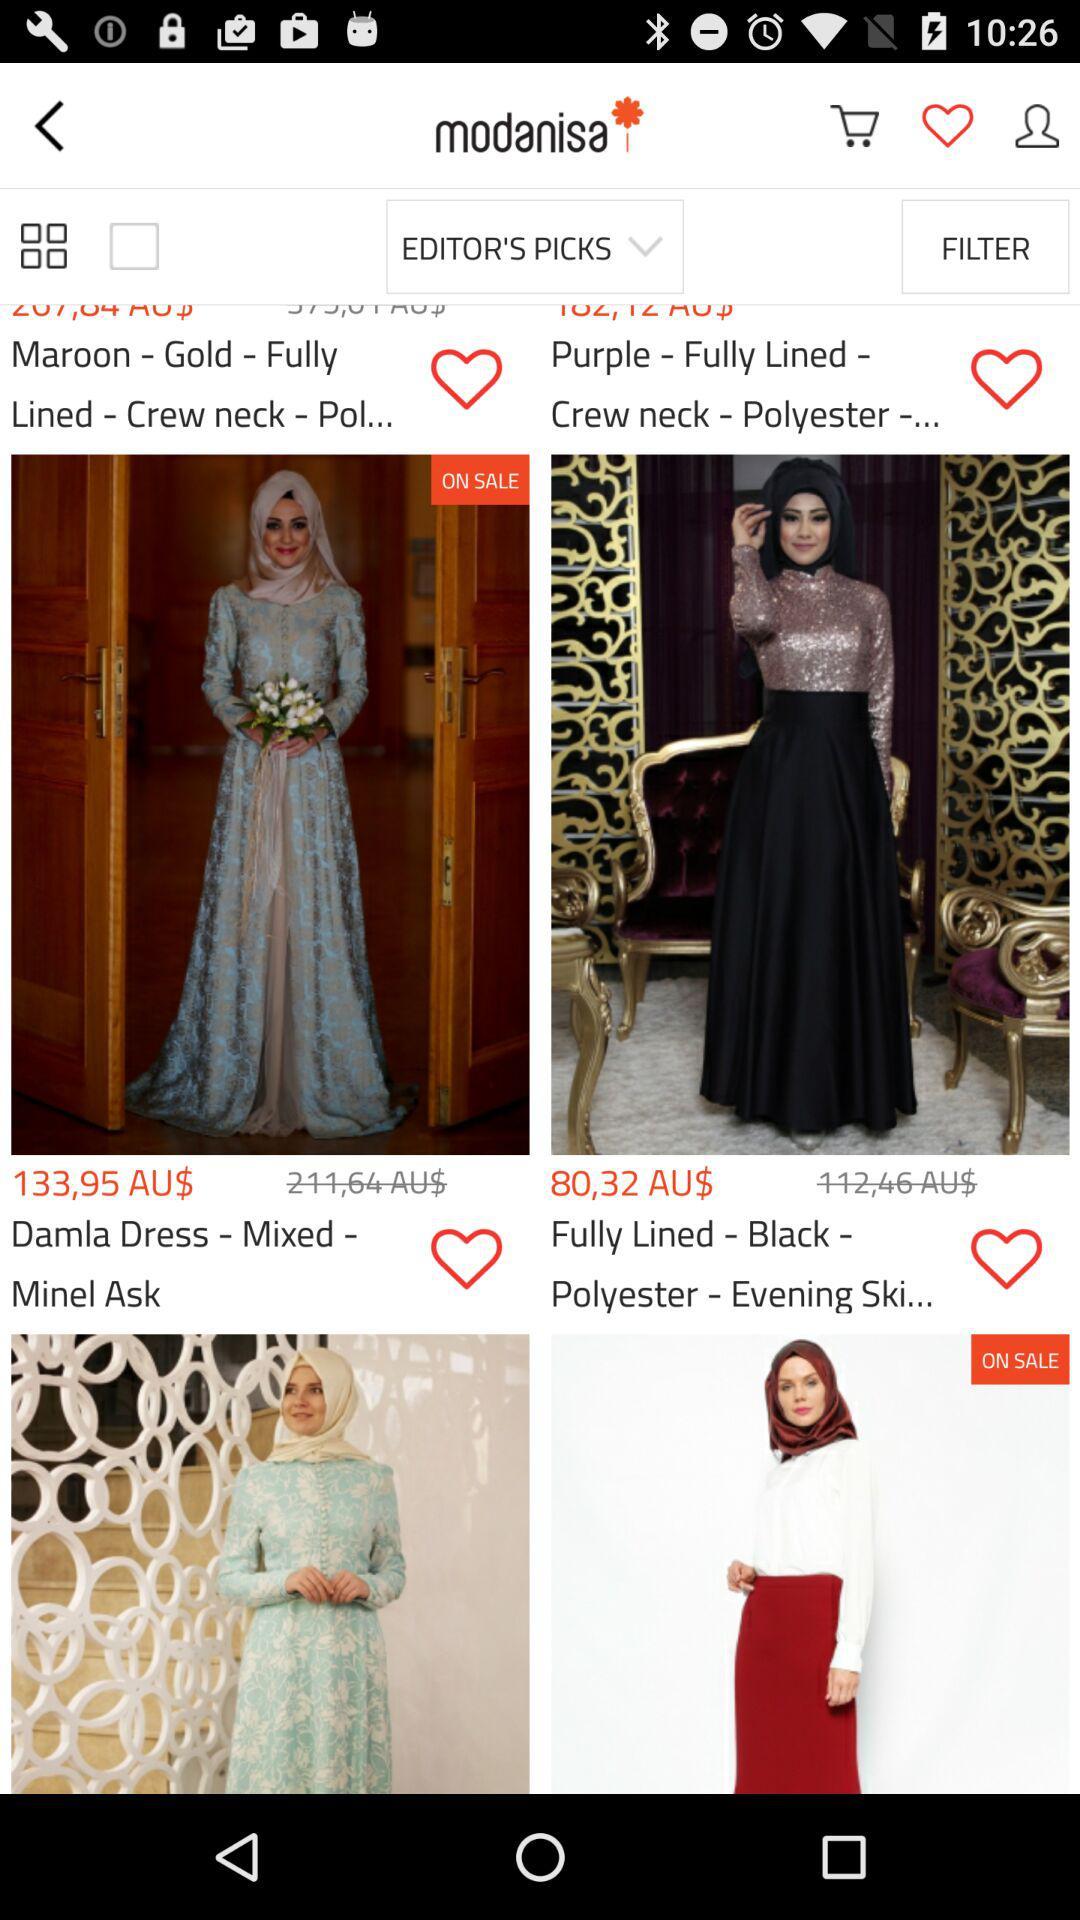 The height and width of the screenshot is (1920, 1080). What do you see at coordinates (479, 1258) in the screenshot?
I see `heart` at bounding box center [479, 1258].